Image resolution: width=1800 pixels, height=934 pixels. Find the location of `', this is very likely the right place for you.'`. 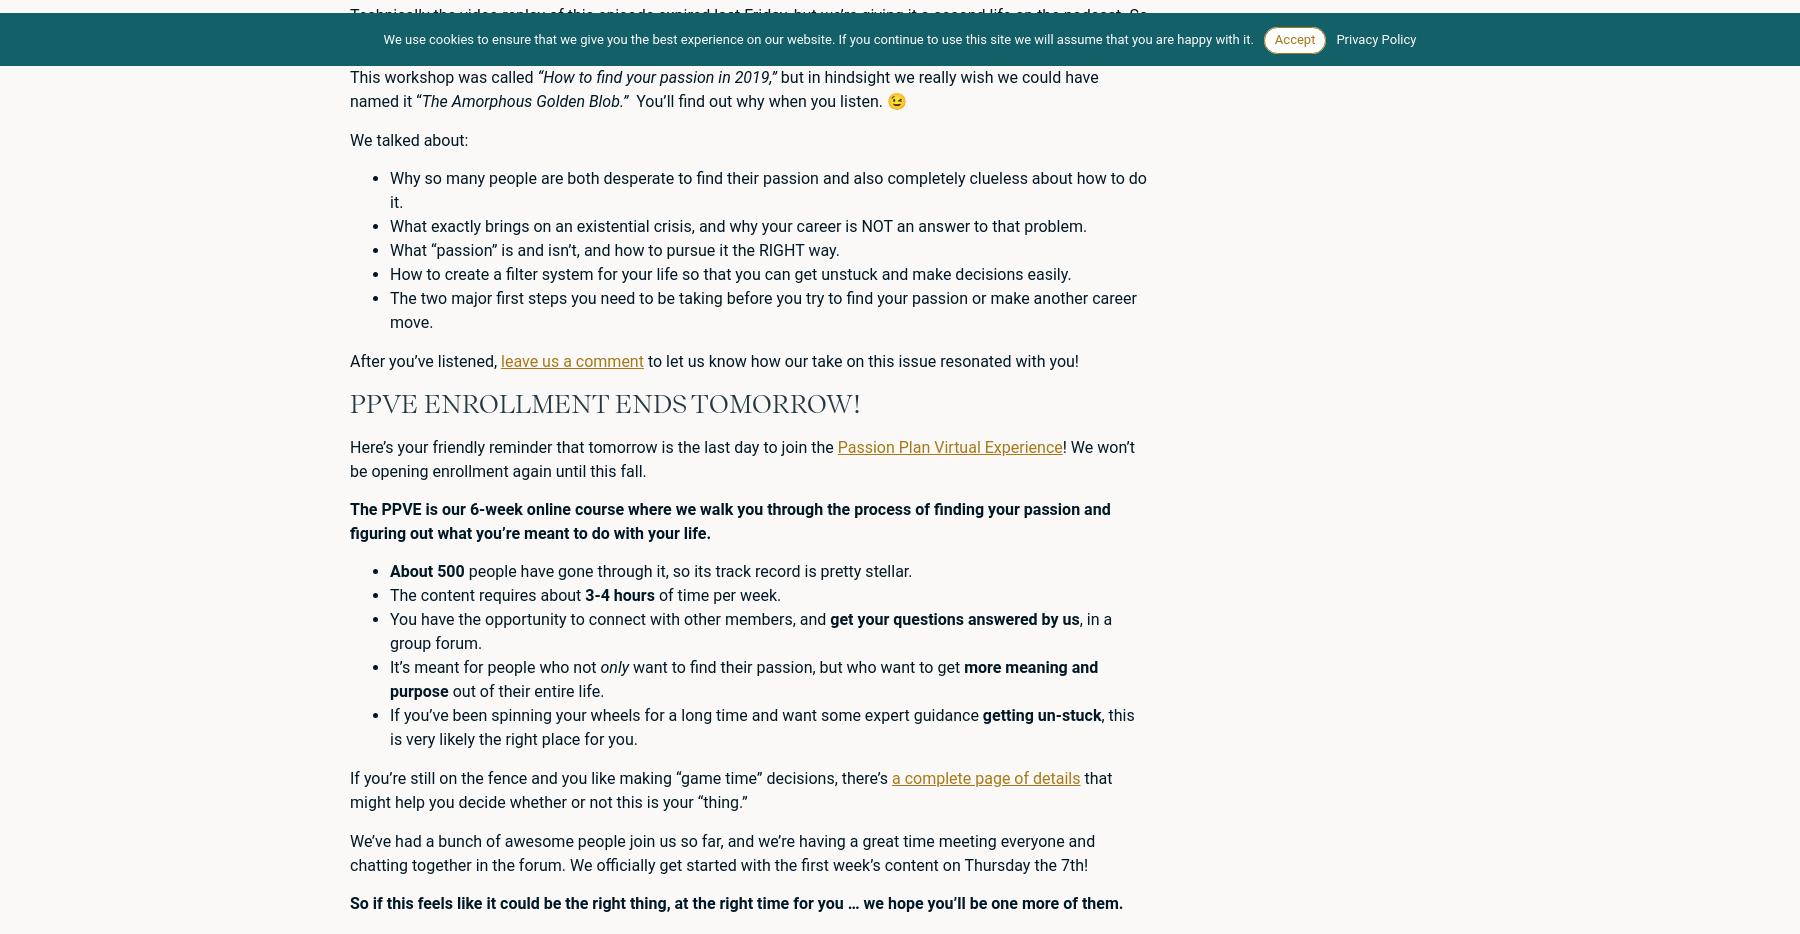

', this is very likely the right place for you.' is located at coordinates (760, 727).